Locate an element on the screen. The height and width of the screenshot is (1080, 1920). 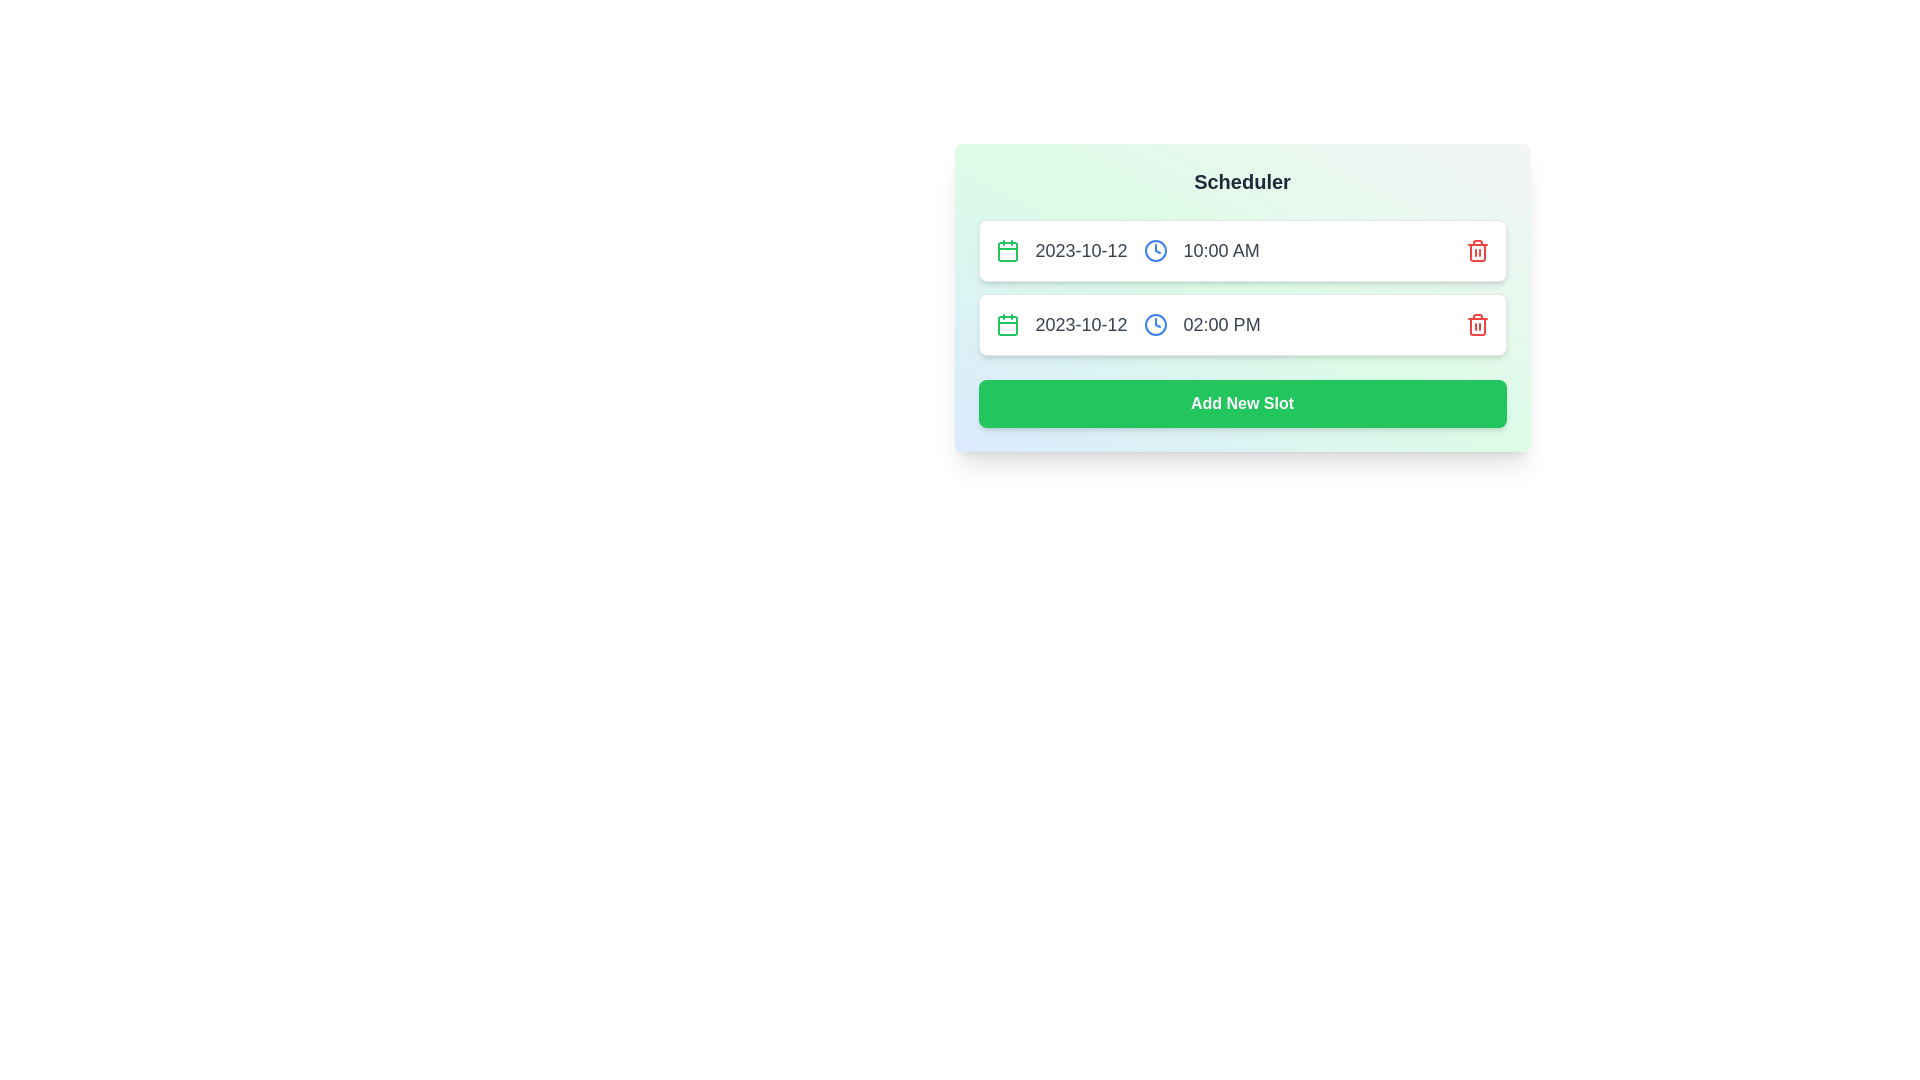
the trash icon for the slot with date 2023-10-12 and time 02:00 PM is located at coordinates (1477, 323).